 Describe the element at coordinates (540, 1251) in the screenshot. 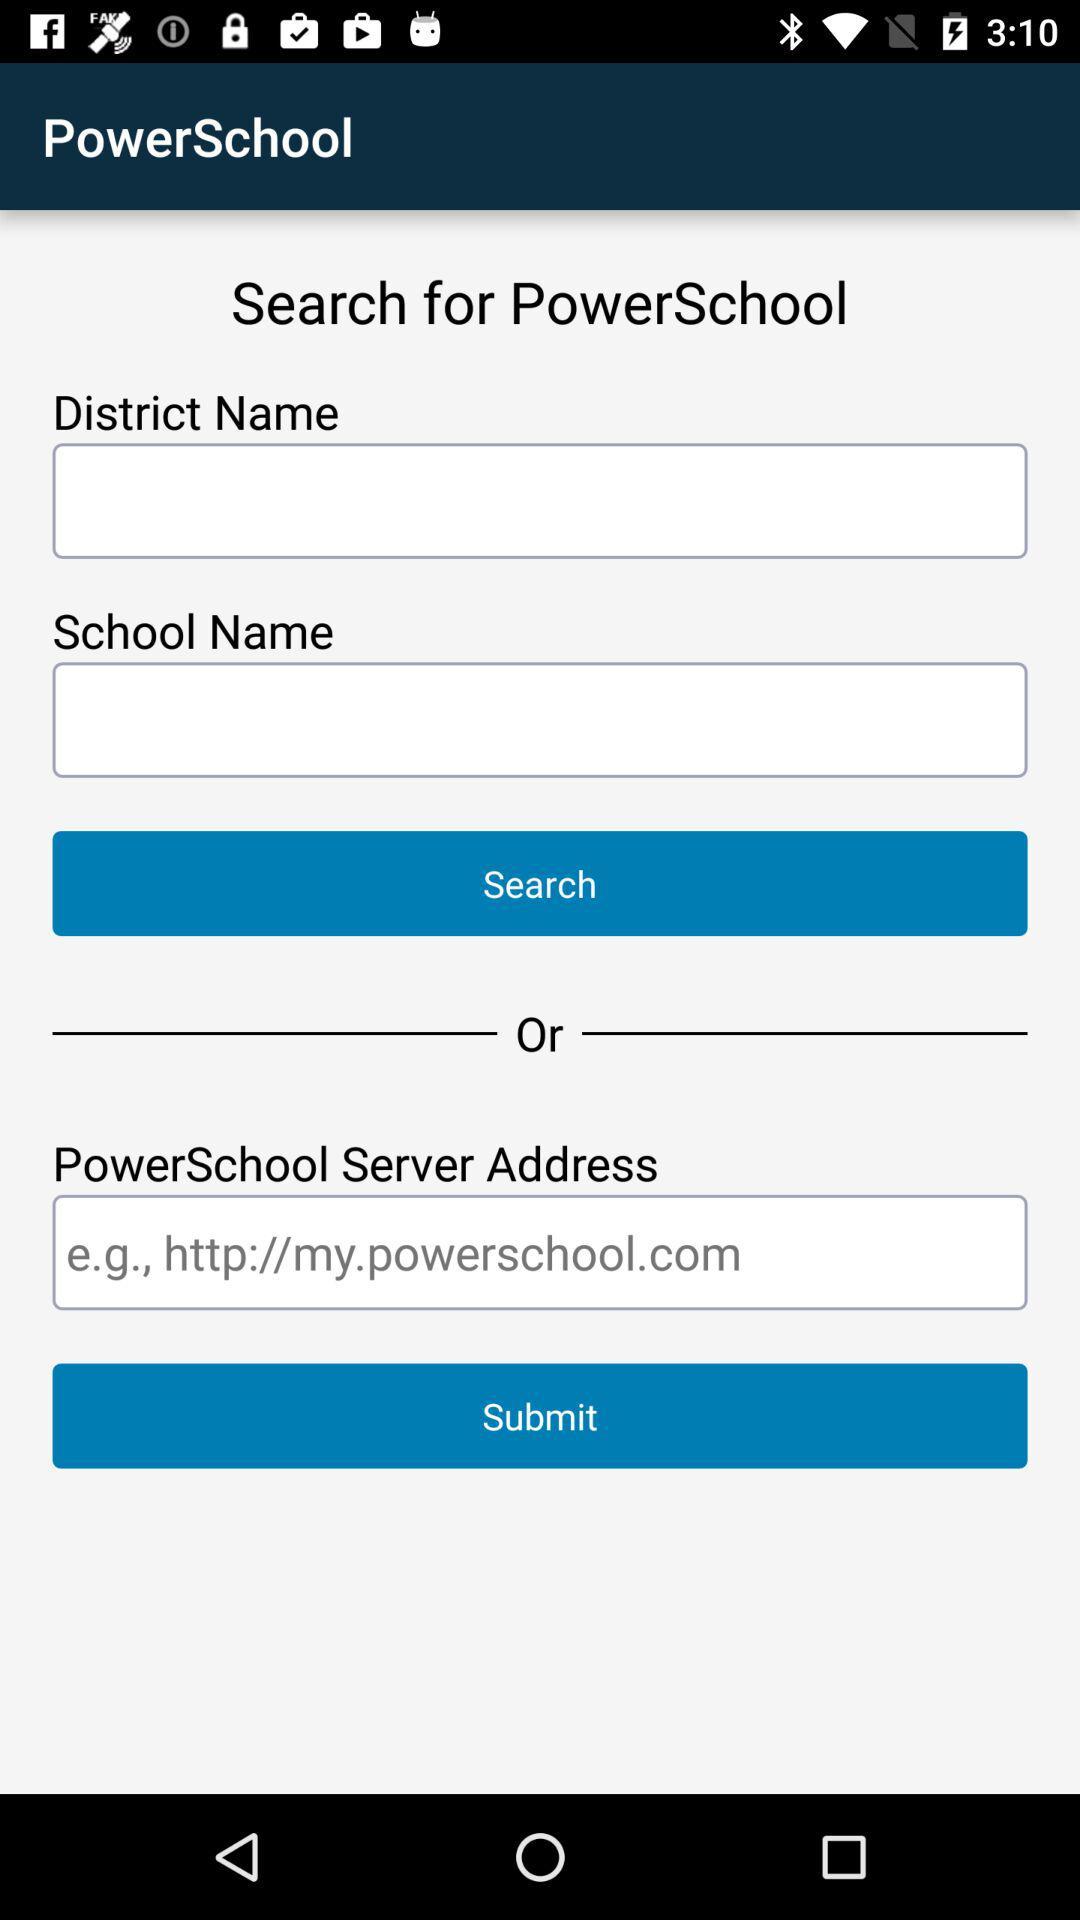

I see `share the article` at that location.